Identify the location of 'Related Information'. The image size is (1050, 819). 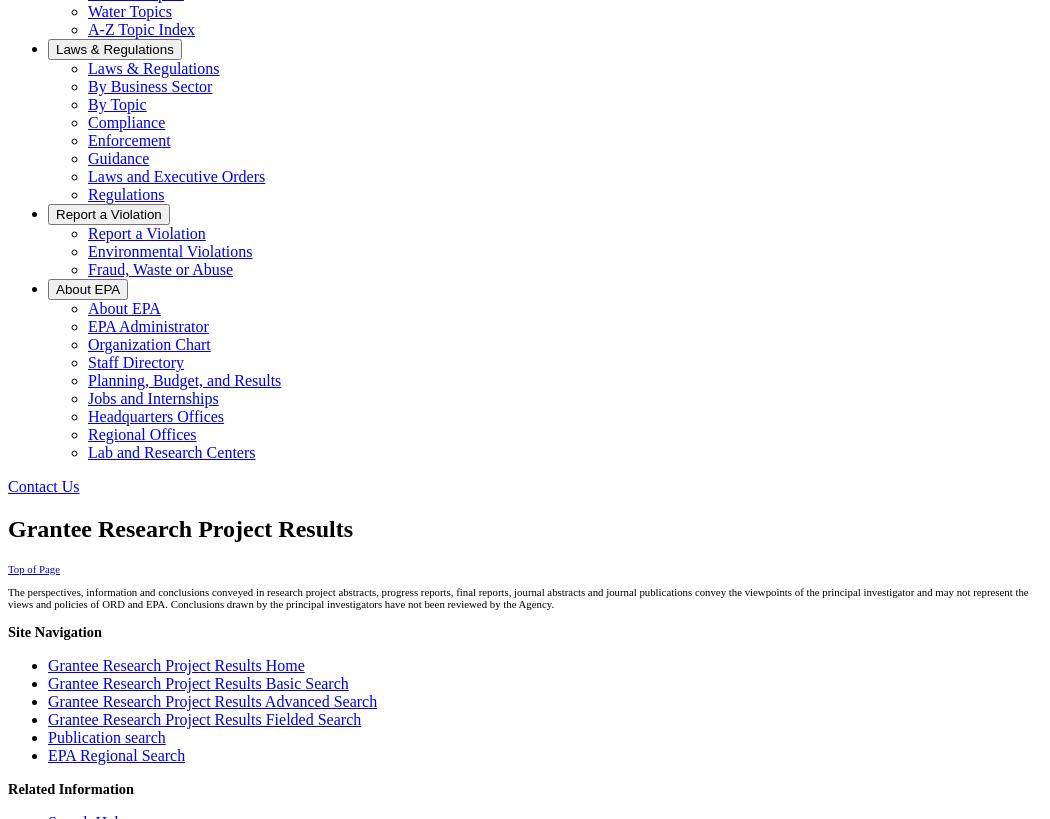
(69, 789).